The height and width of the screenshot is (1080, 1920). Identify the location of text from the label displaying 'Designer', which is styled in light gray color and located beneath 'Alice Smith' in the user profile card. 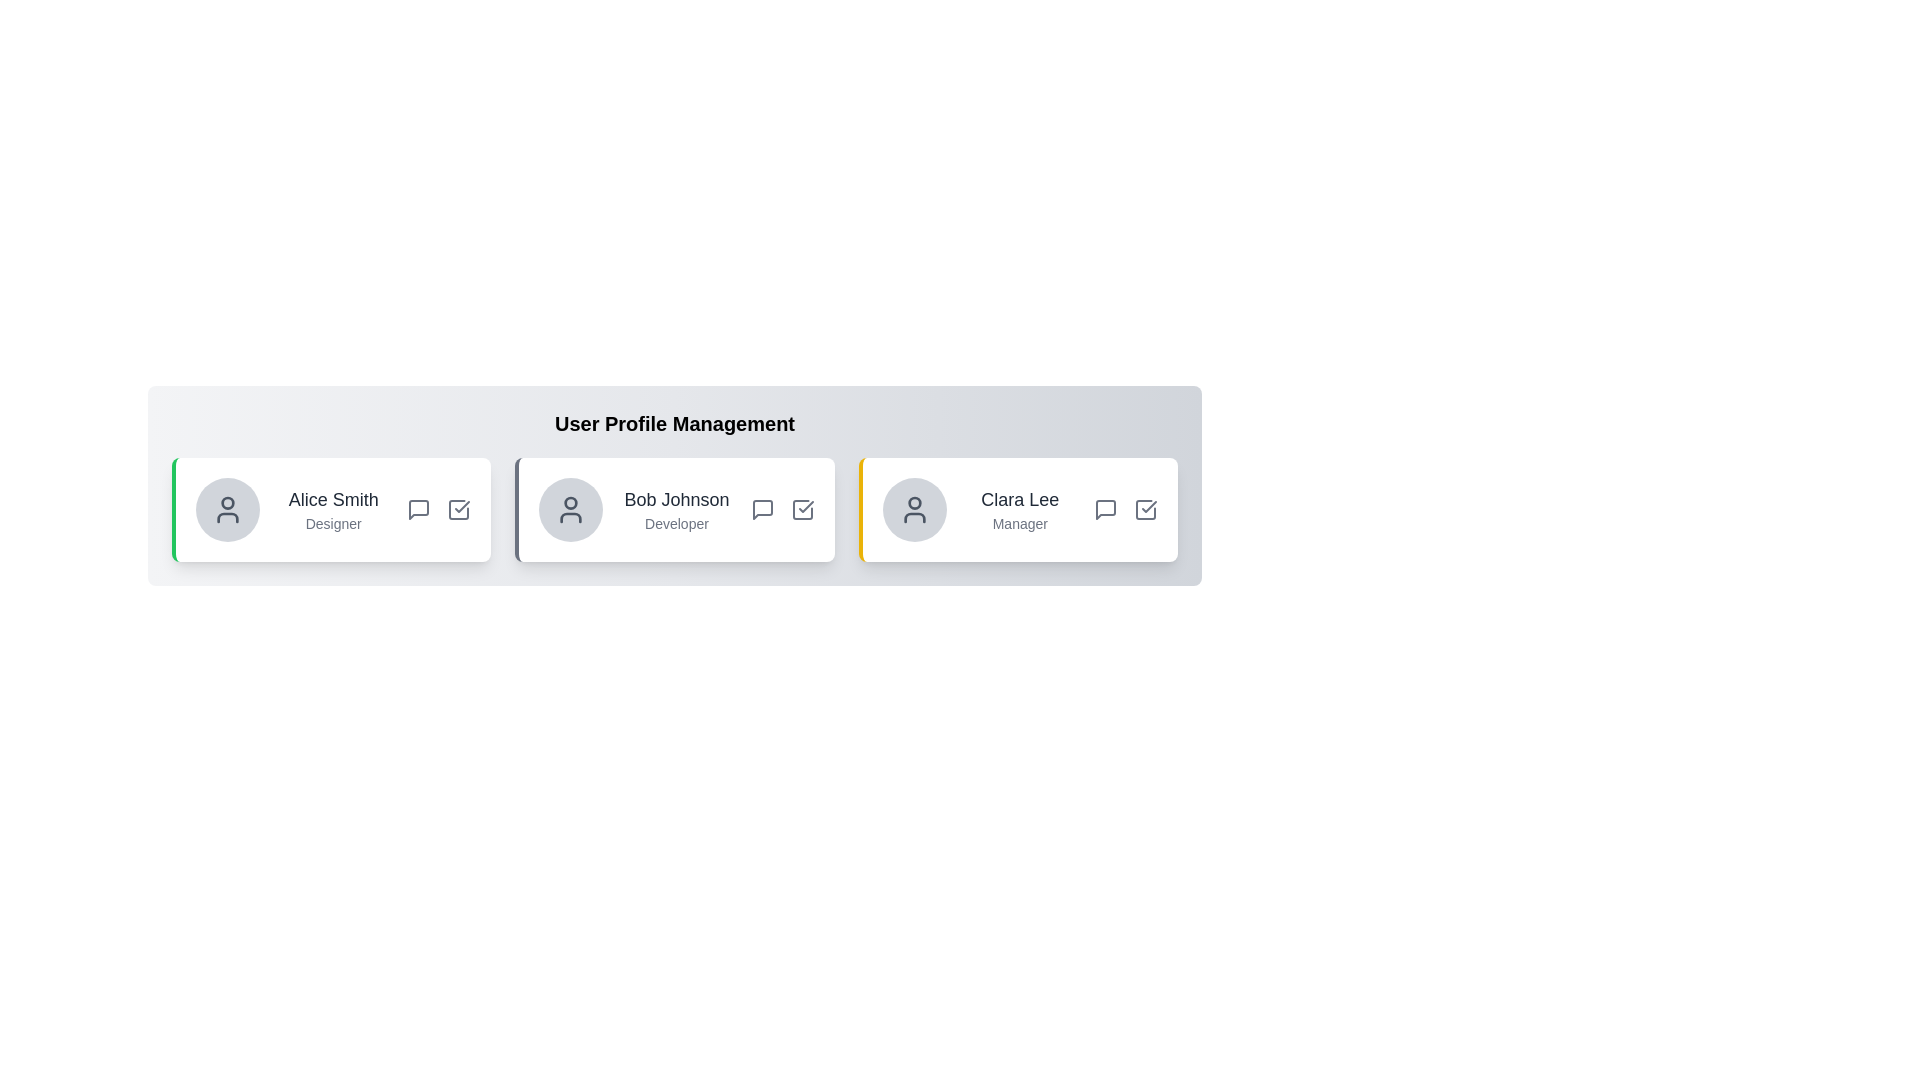
(333, 523).